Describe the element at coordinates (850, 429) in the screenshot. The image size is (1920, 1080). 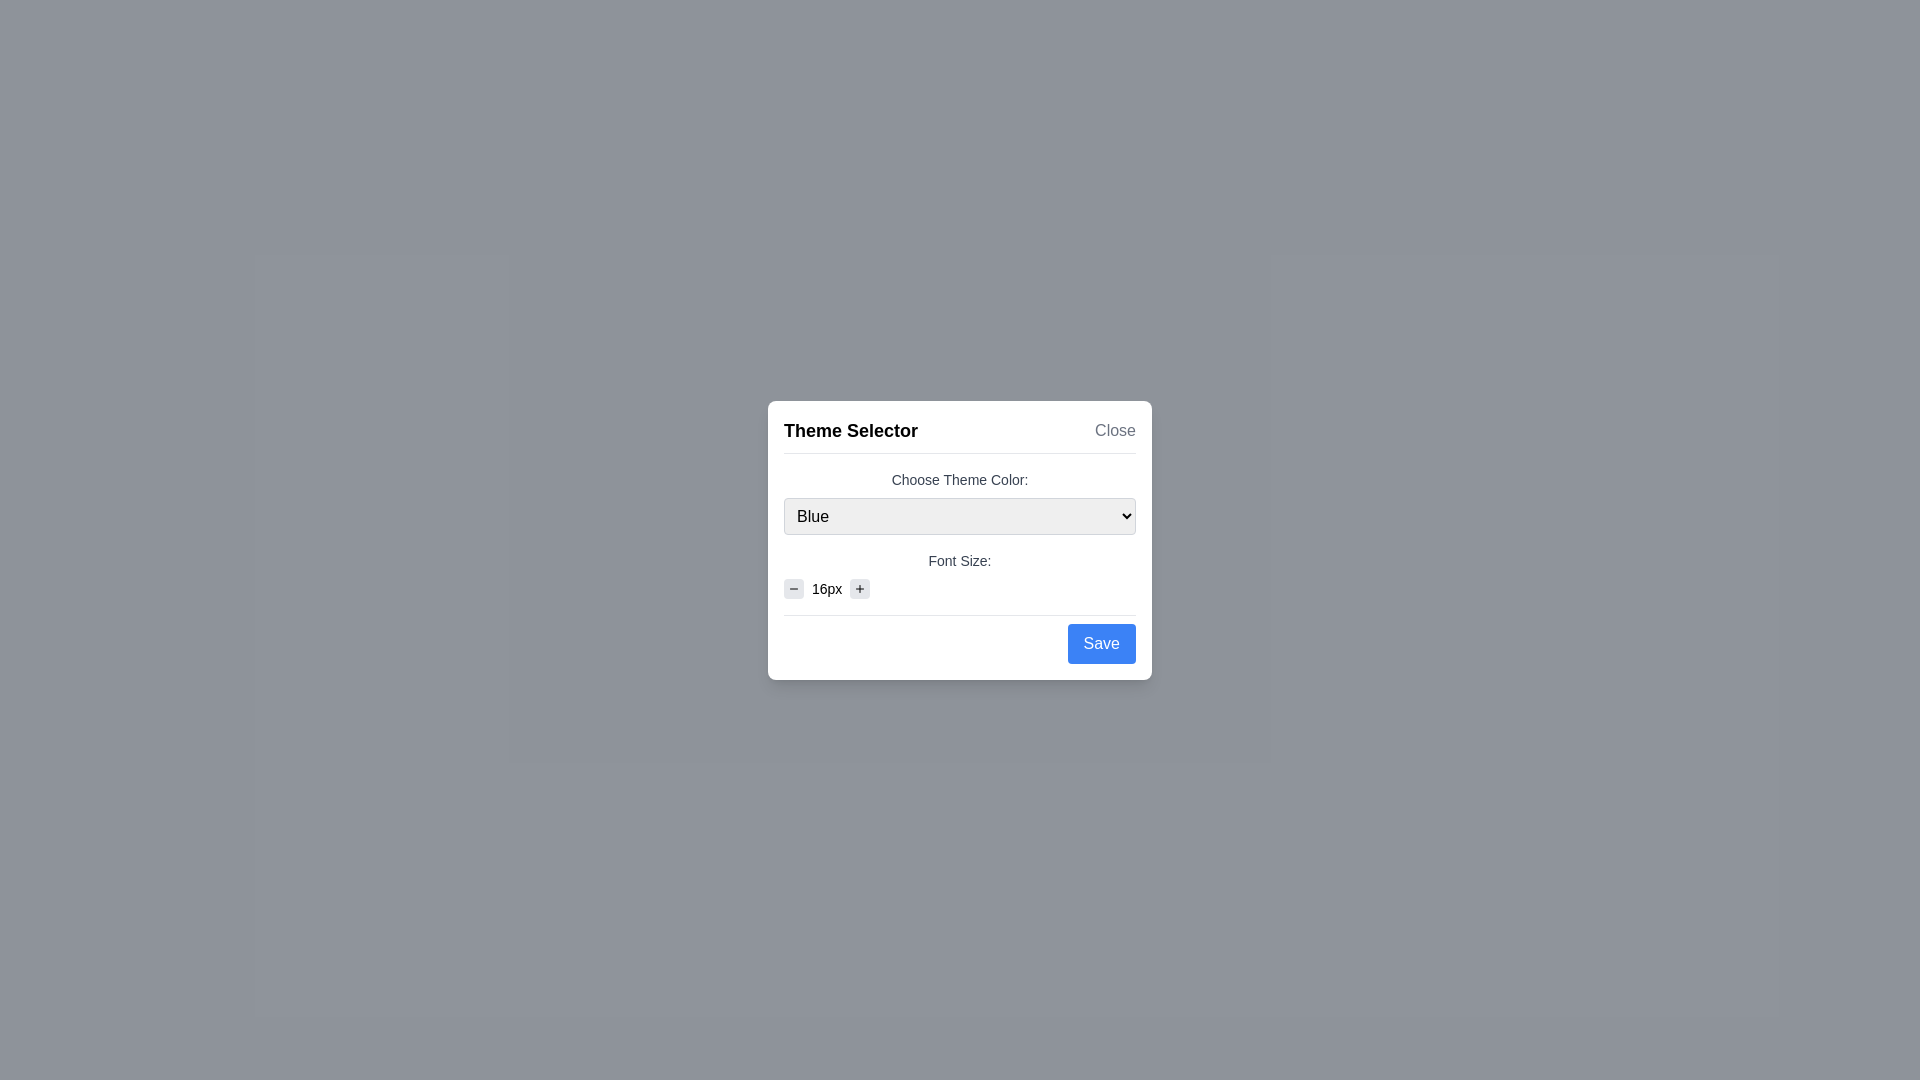
I see `the bold text label displaying 'Theme Selector', which is located in the header bar of the pop-up interface` at that location.